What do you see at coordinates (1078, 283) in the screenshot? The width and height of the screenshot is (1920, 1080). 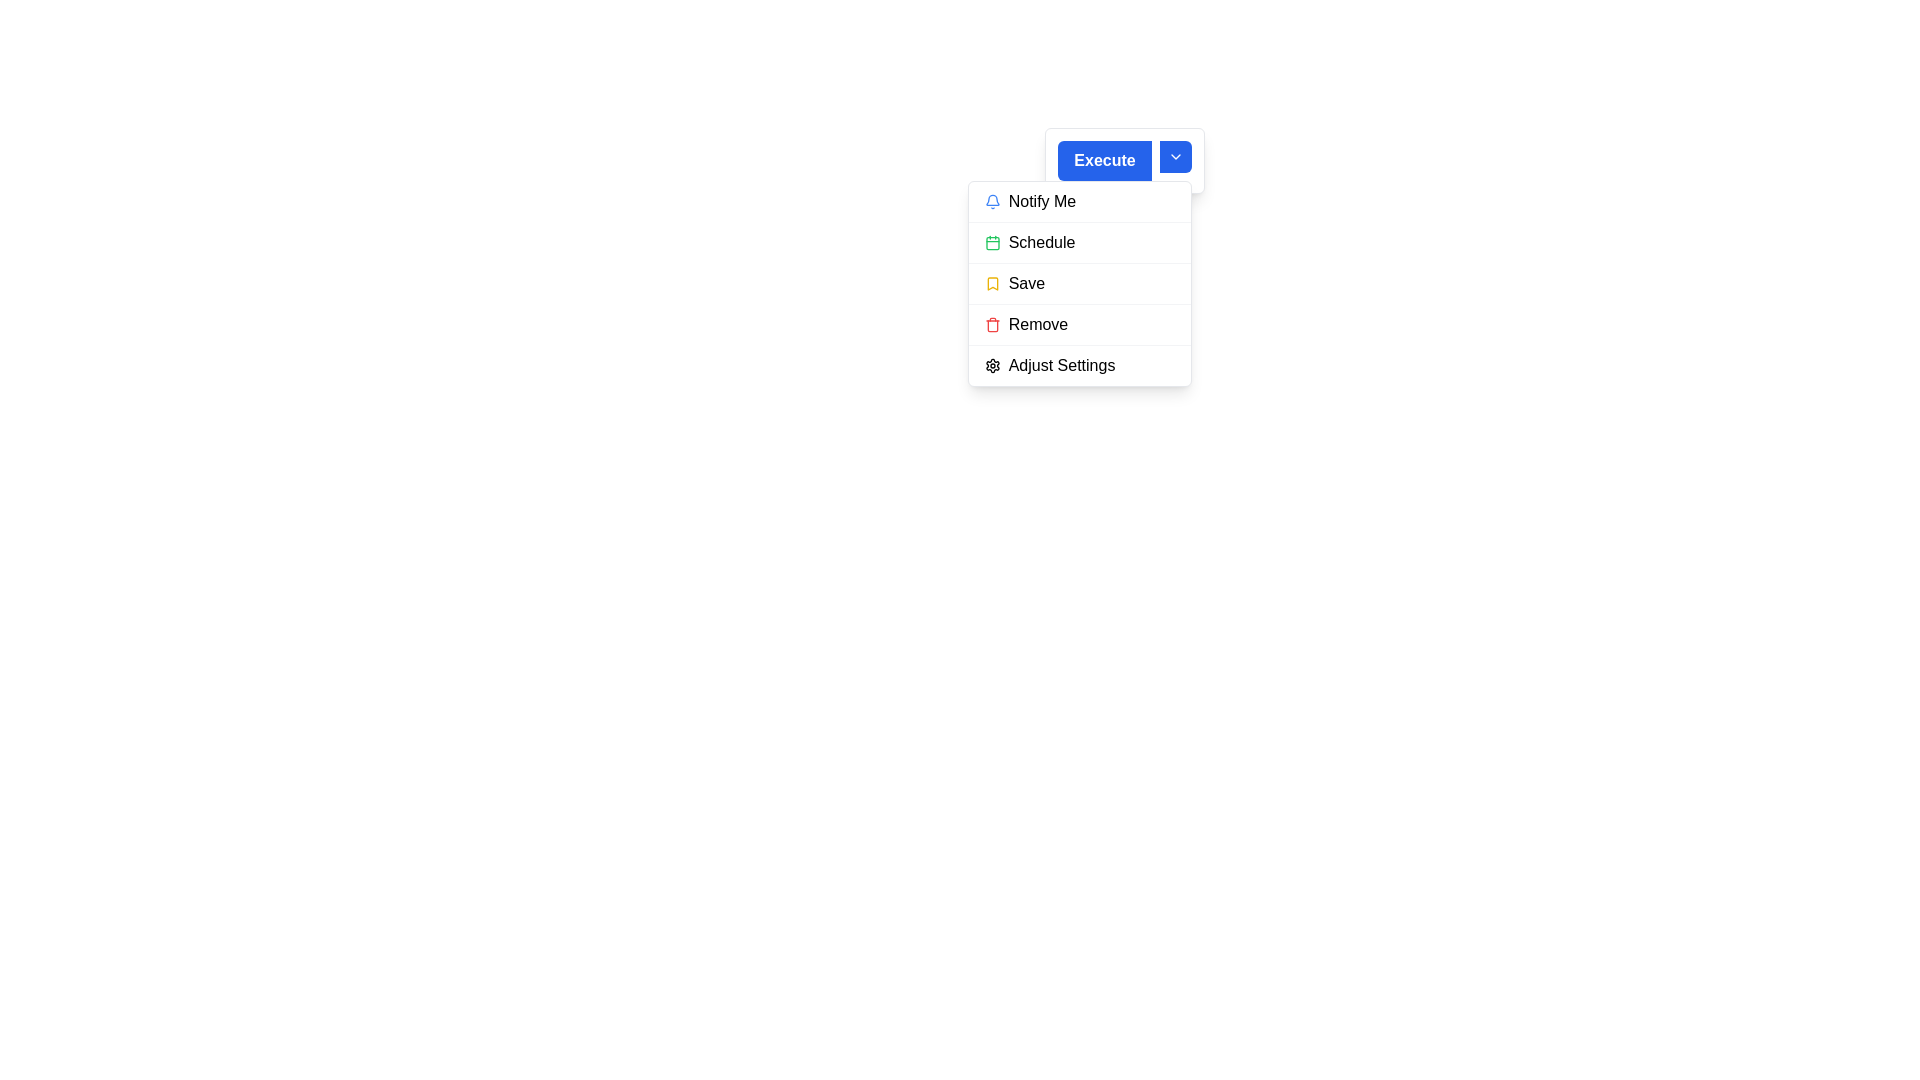 I see `the 'Save' button located in the dropdown menu that appears after clicking the 'Execute' button, positioned between the 'Schedule' and 'Remove' options` at bounding box center [1078, 283].